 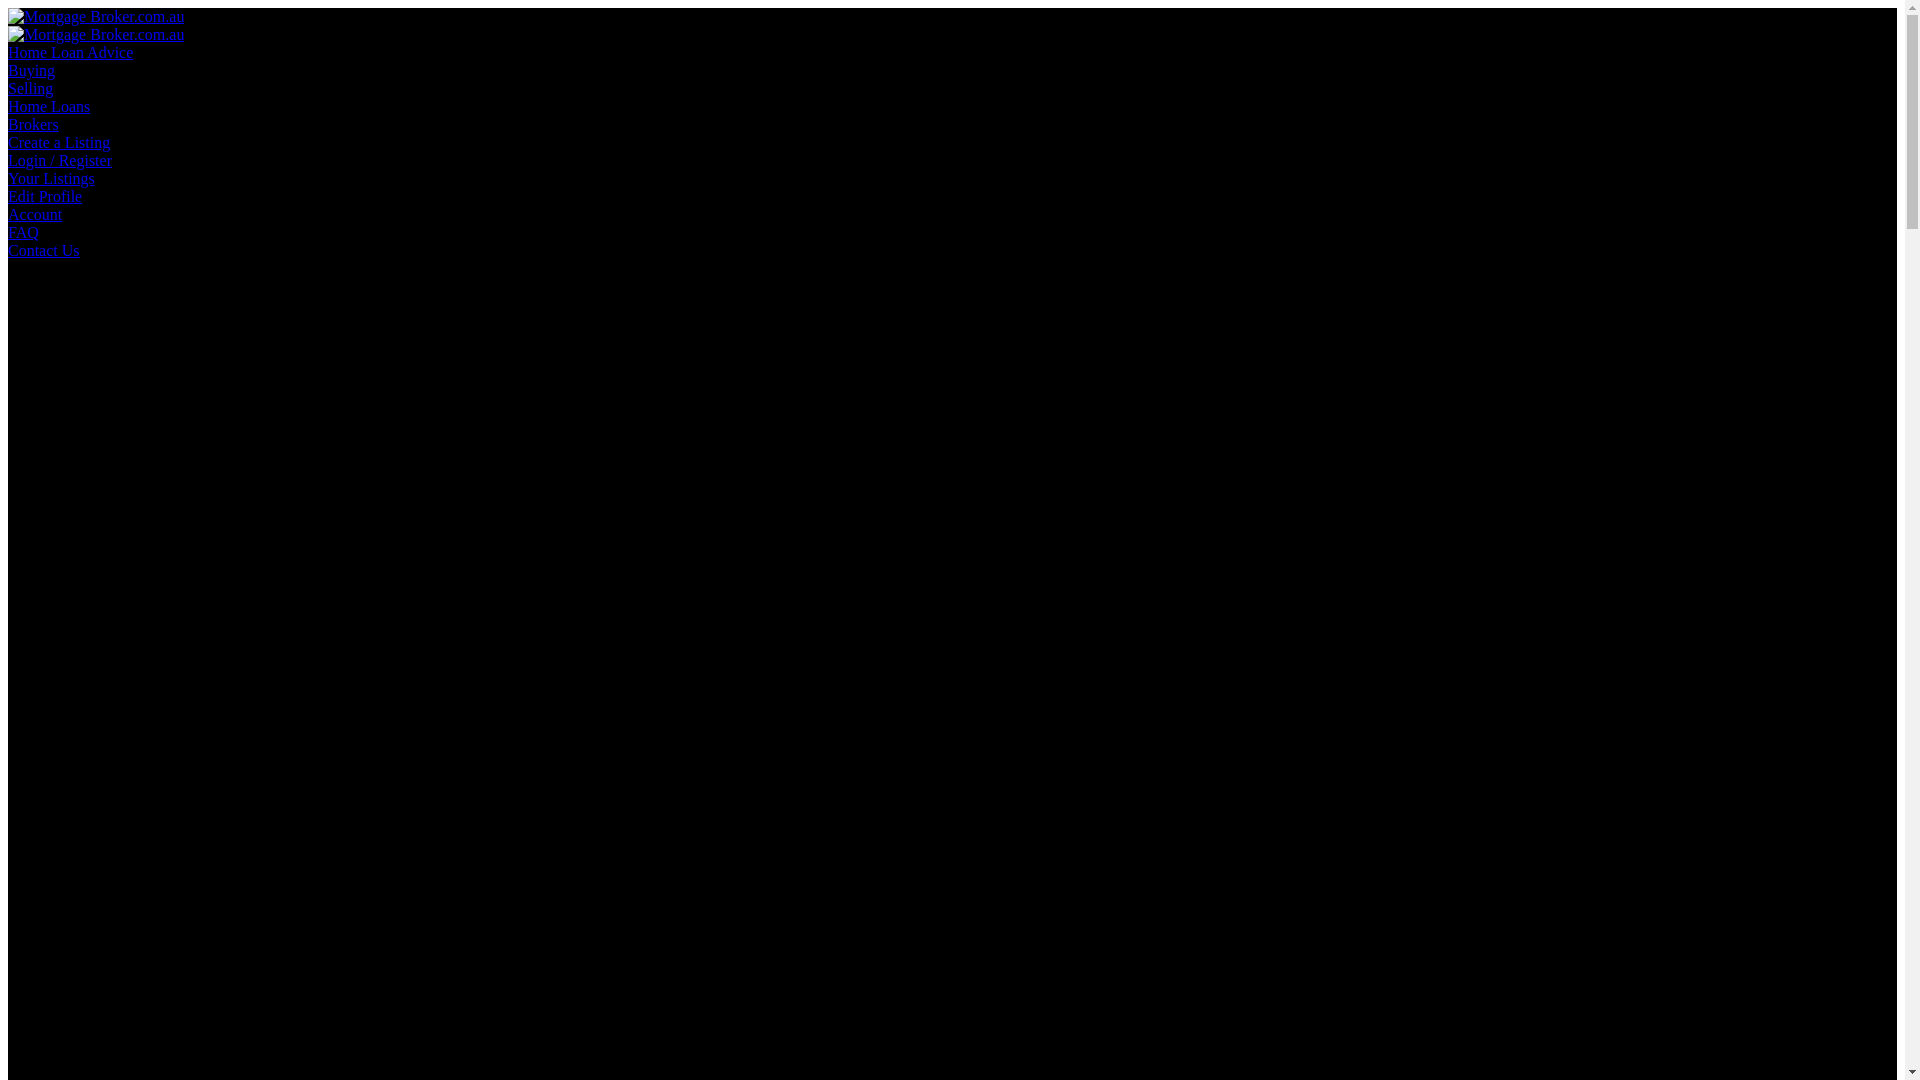 What do you see at coordinates (48, 106) in the screenshot?
I see `'Home Loans'` at bounding box center [48, 106].